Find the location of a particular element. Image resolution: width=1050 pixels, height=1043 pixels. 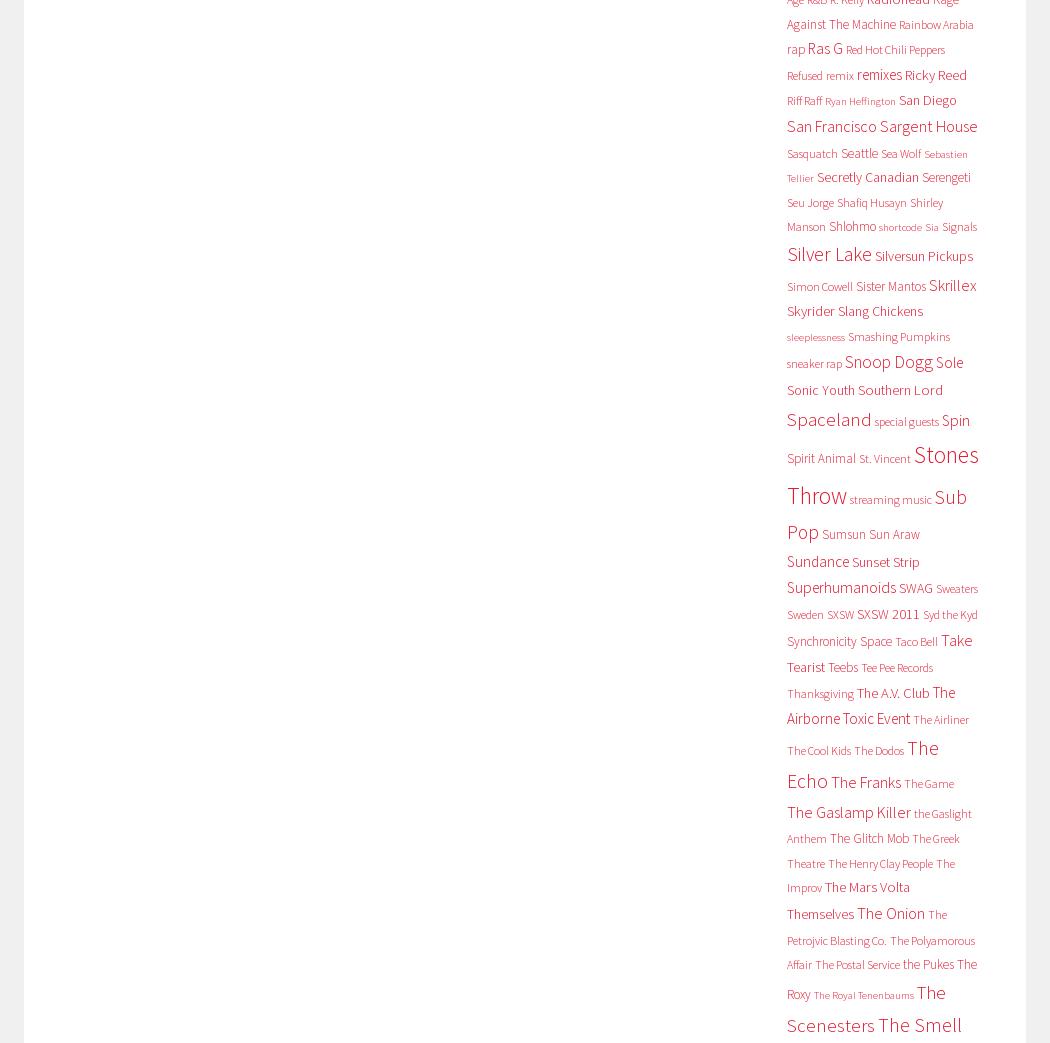

'shortcode' is located at coordinates (898, 226).